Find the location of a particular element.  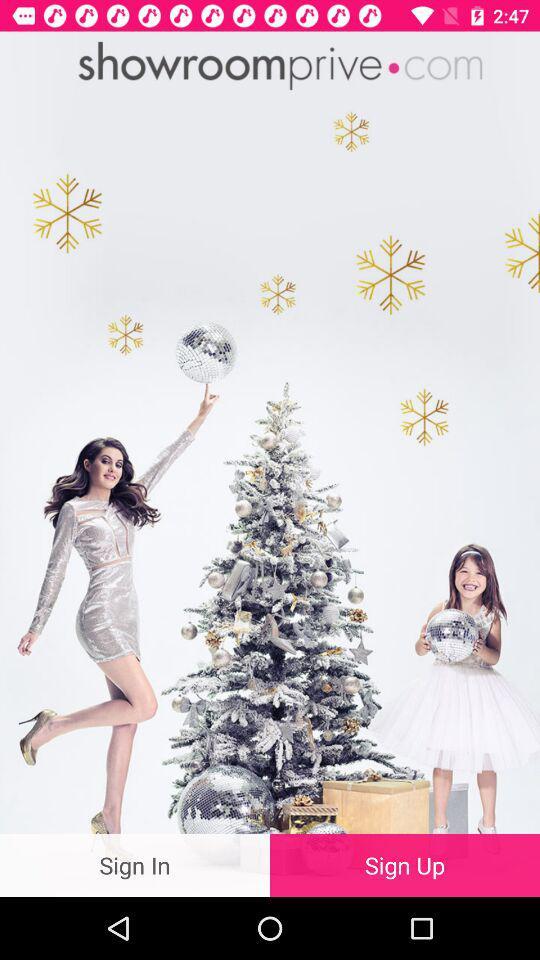

the sign up is located at coordinates (405, 864).